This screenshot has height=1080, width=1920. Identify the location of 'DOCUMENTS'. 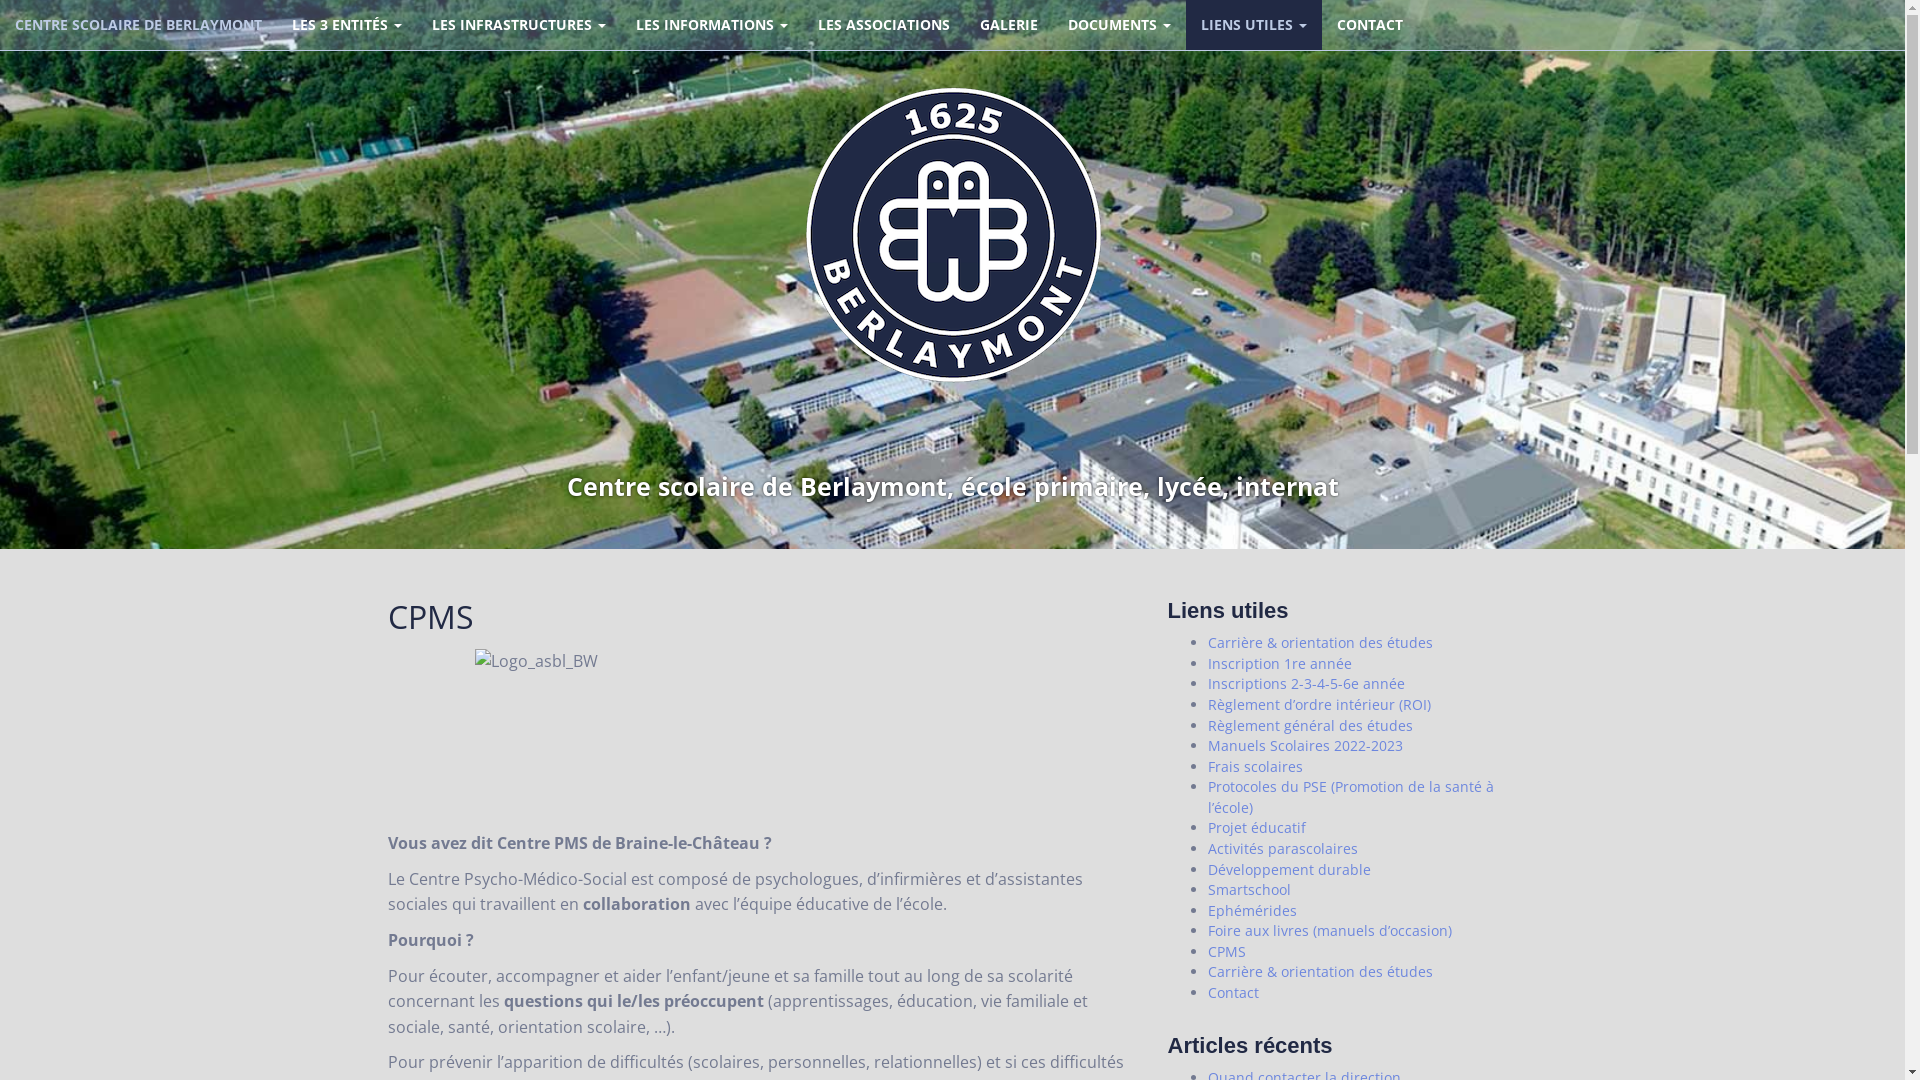
(1051, 24).